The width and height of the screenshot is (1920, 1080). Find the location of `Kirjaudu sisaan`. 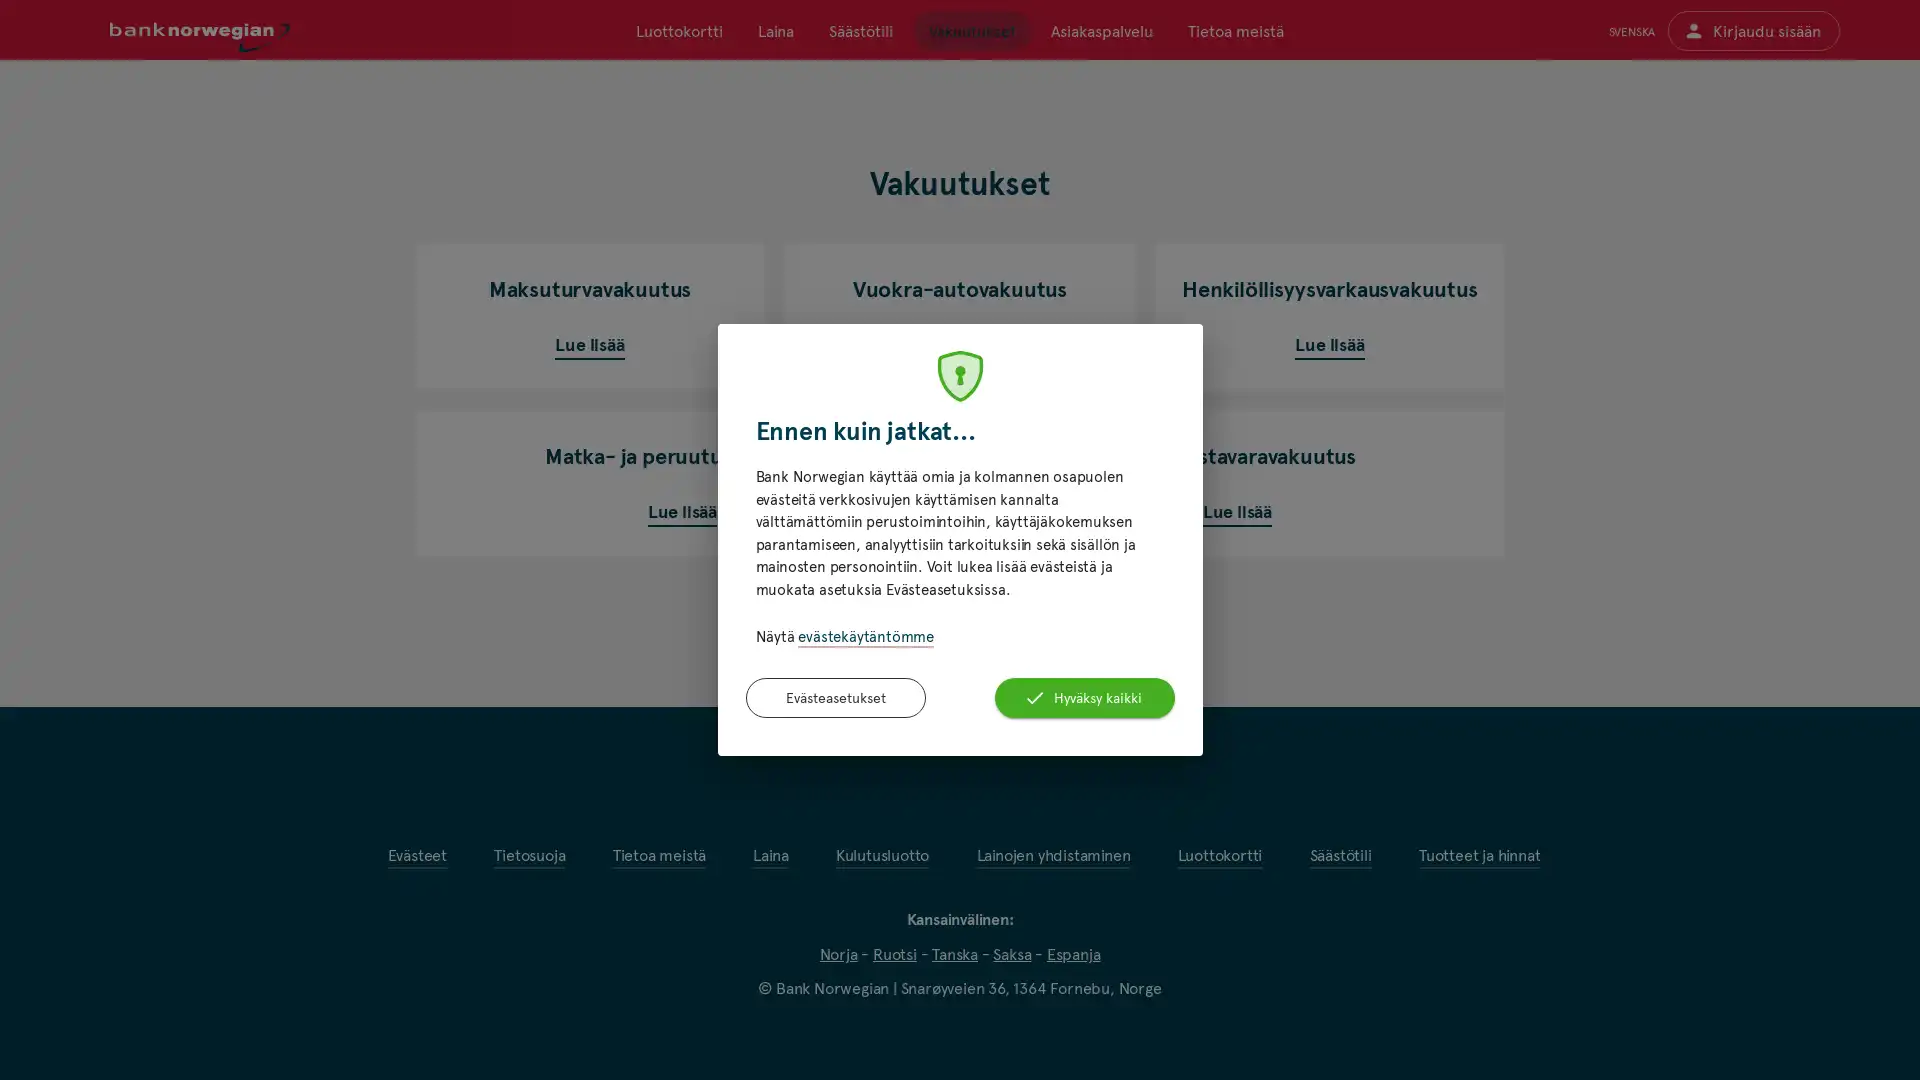

Kirjaudu sisaan is located at coordinates (1752, 30).